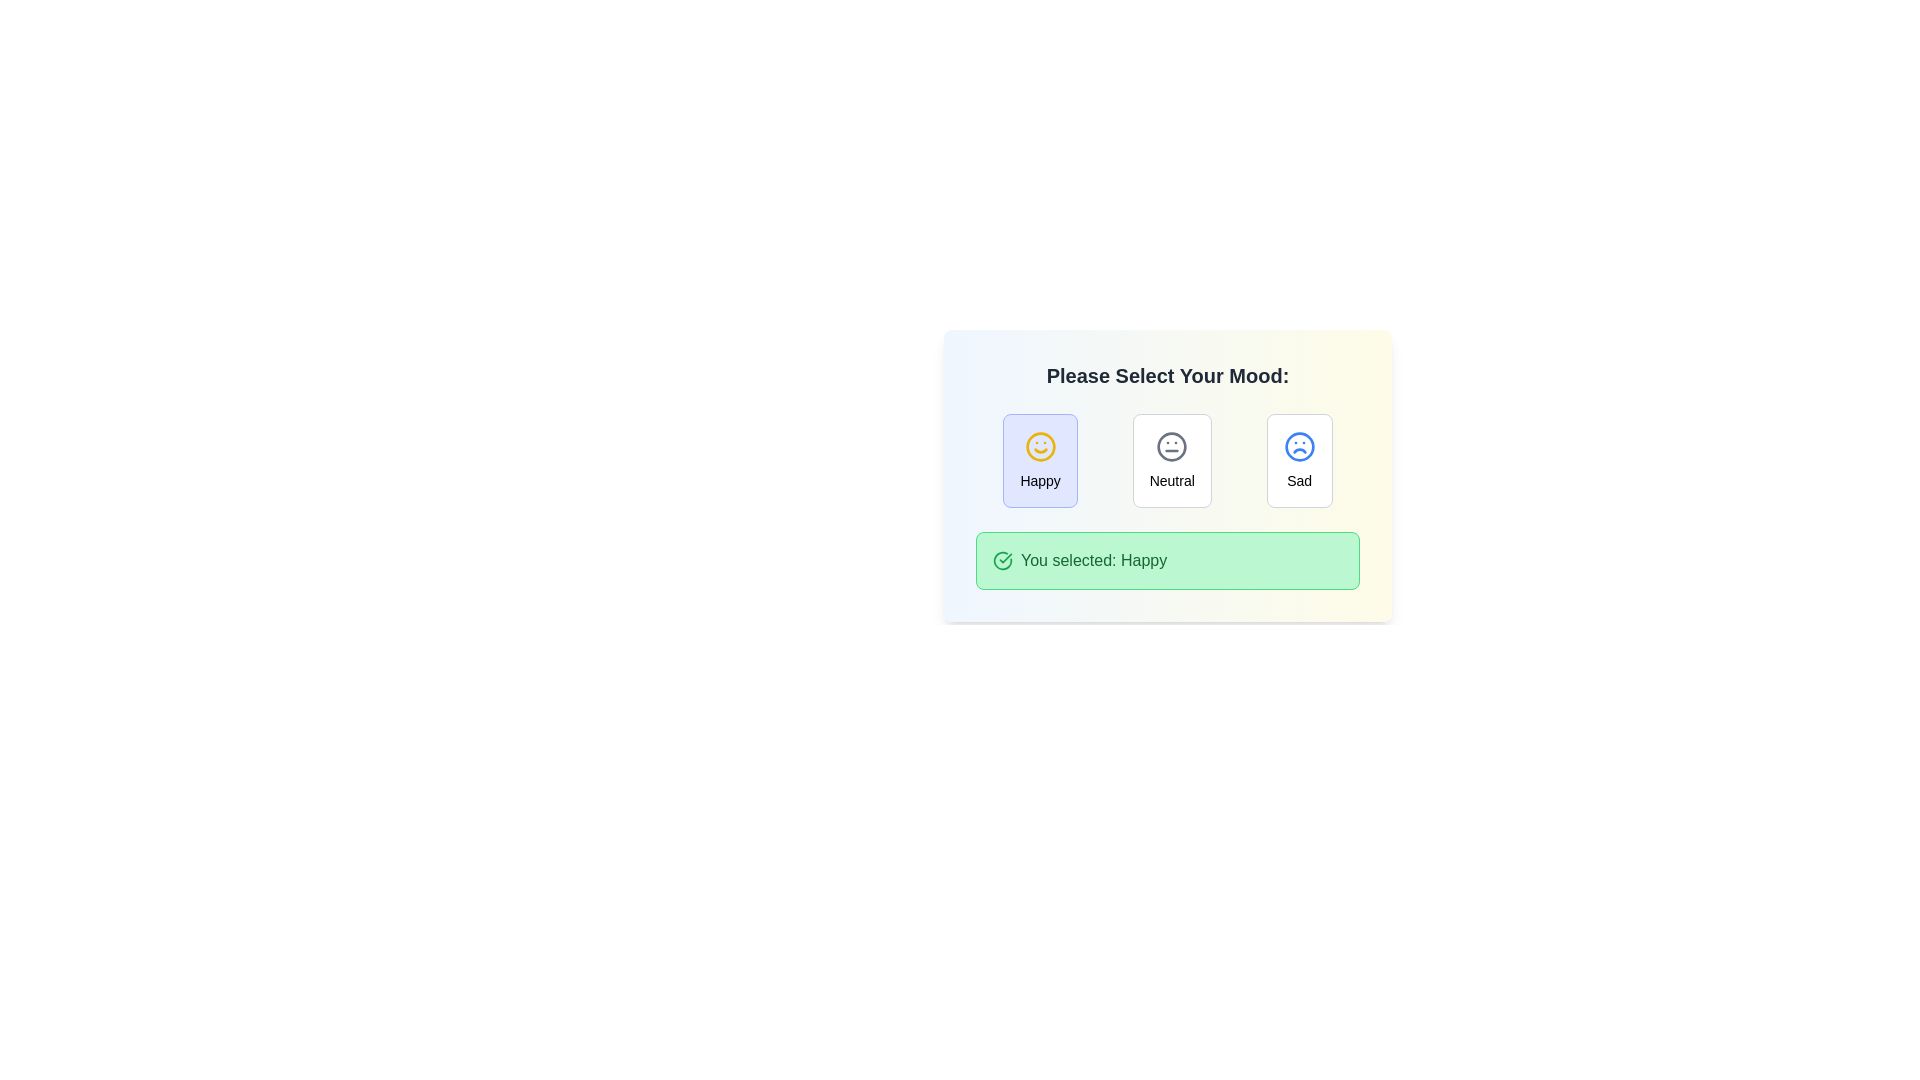 The height and width of the screenshot is (1080, 1920). Describe the element at coordinates (1040, 461) in the screenshot. I see `the 'Happy' mood option, which is the leftmost selectable icon and label in the mood selection interface` at that location.